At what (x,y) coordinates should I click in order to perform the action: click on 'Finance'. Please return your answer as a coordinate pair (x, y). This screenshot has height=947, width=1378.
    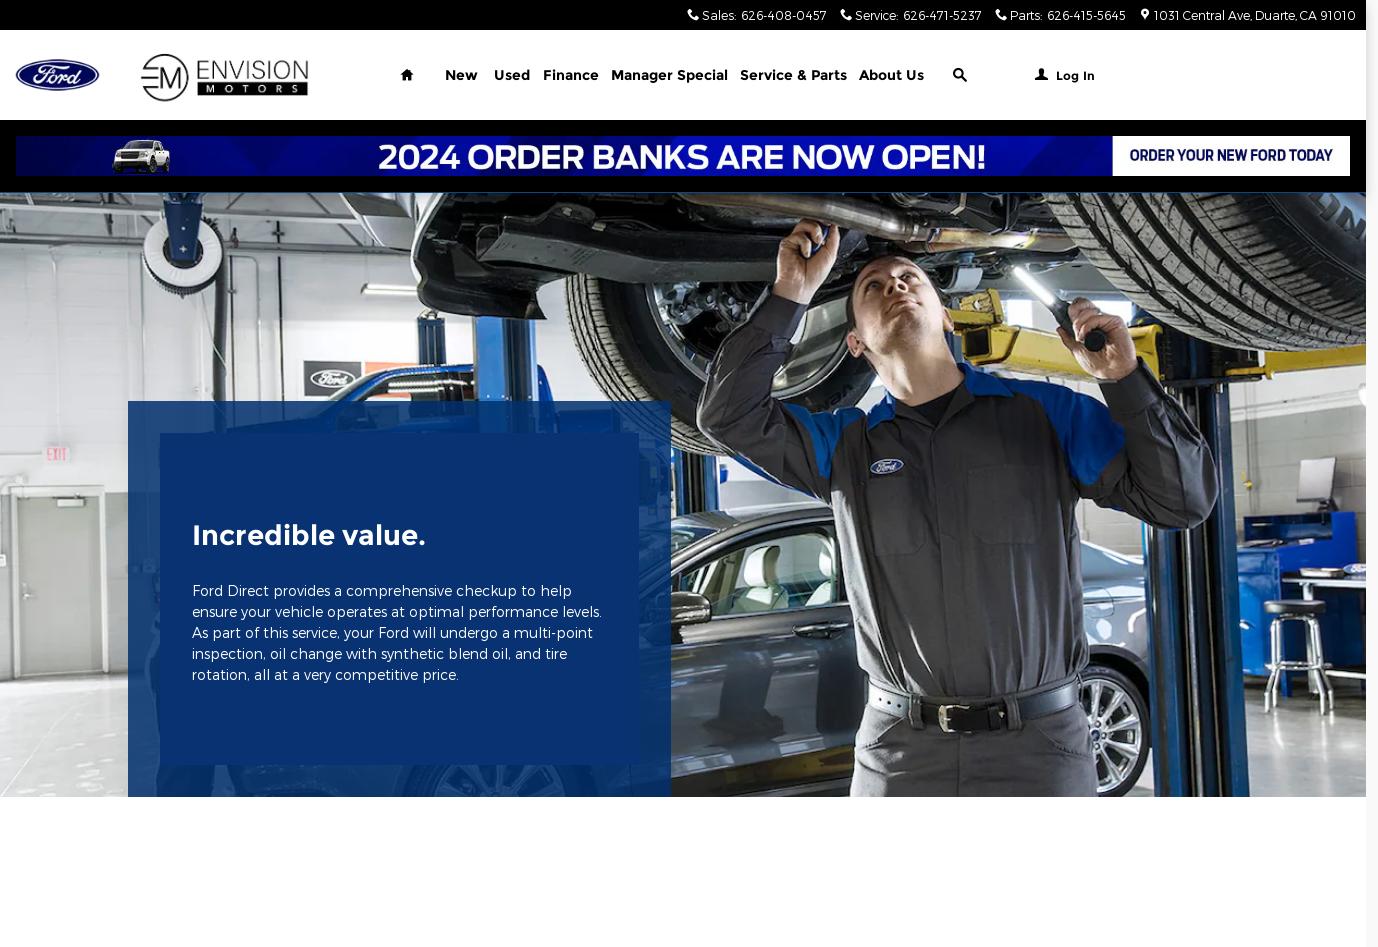
    Looking at the image, I should click on (568, 75).